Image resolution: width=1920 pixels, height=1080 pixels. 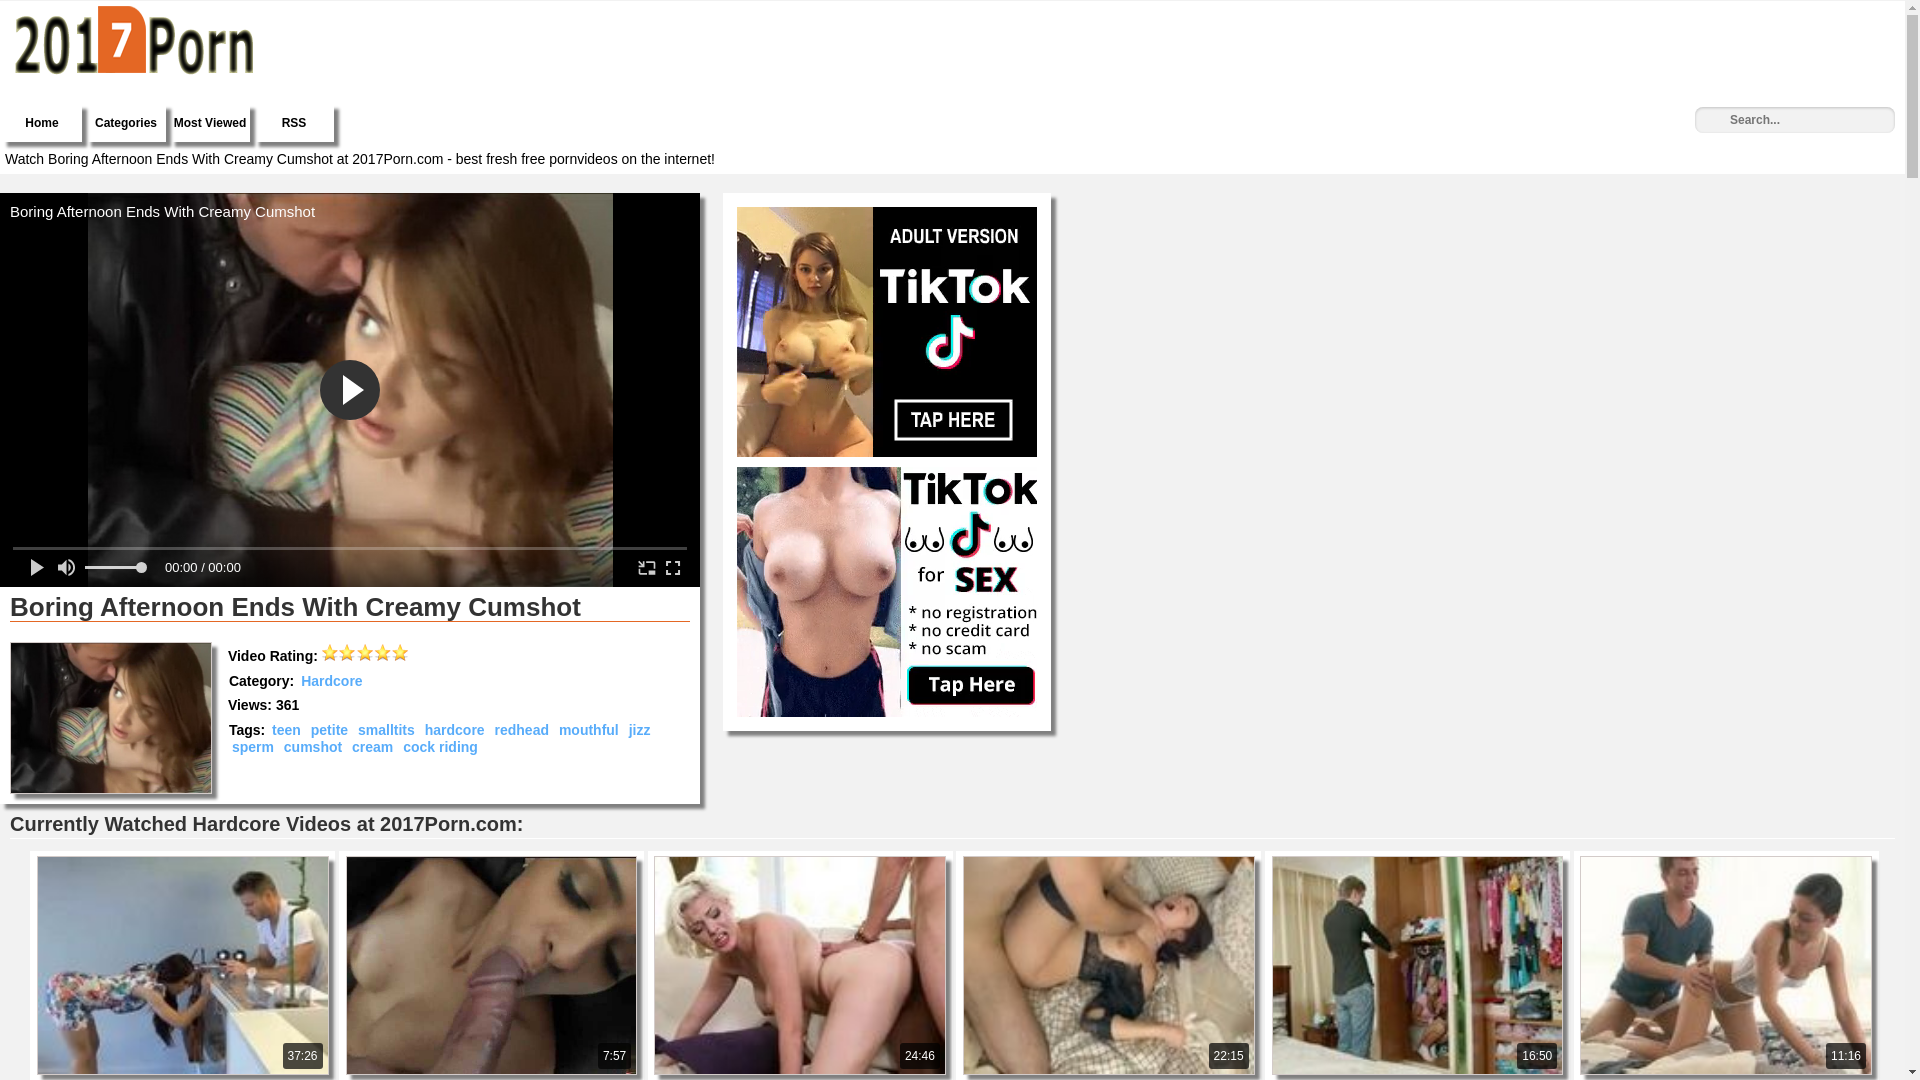 What do you see at coordinates (372, 747) in the screenshot?
I see `'cream'` at bounding box center [372, 747].